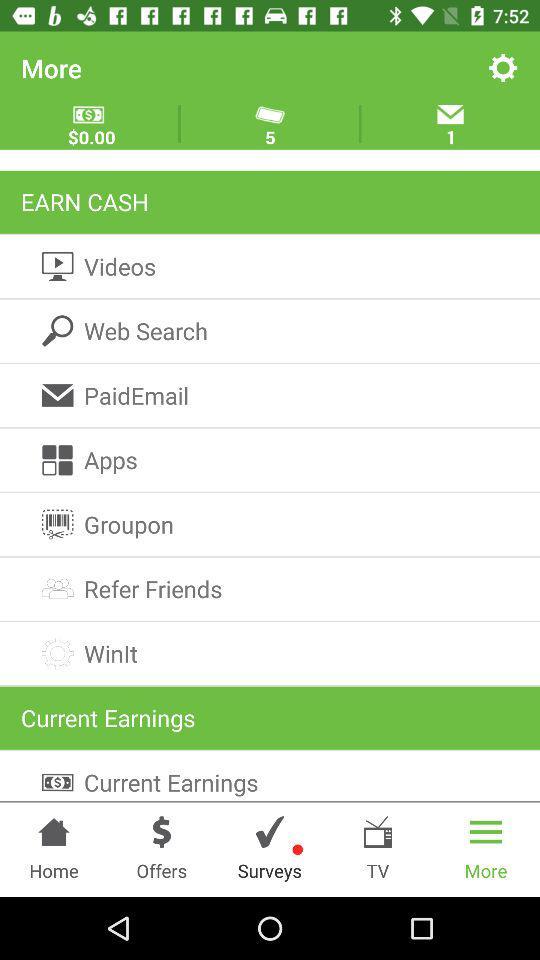 This screenshot has width=540, height=960. What do you see at coordinates (270, 523) in the screenshot?
I see `the item above refer friends icon` at bounding box center [270, 523].